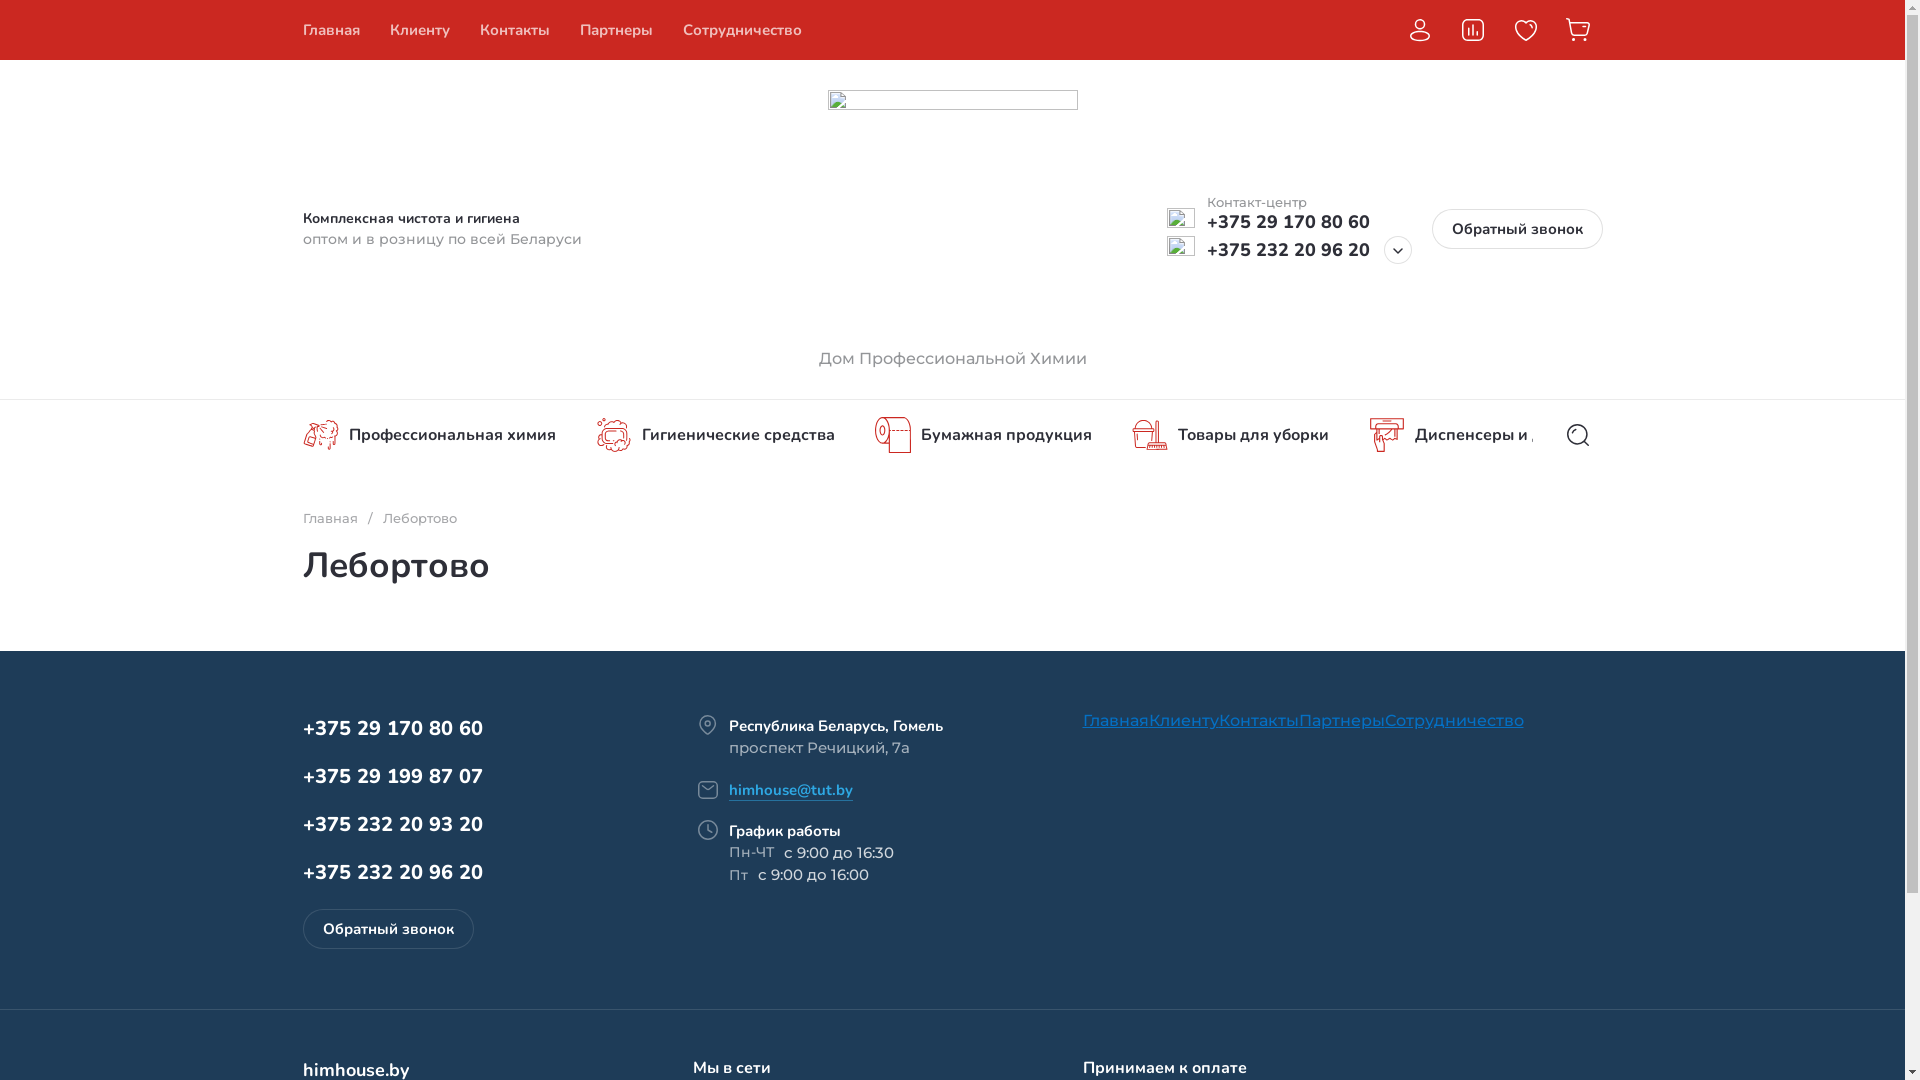 This screenshot has height=1080, width=1920. I want to click on '+375 29 170 80 60', so click(392, 728).